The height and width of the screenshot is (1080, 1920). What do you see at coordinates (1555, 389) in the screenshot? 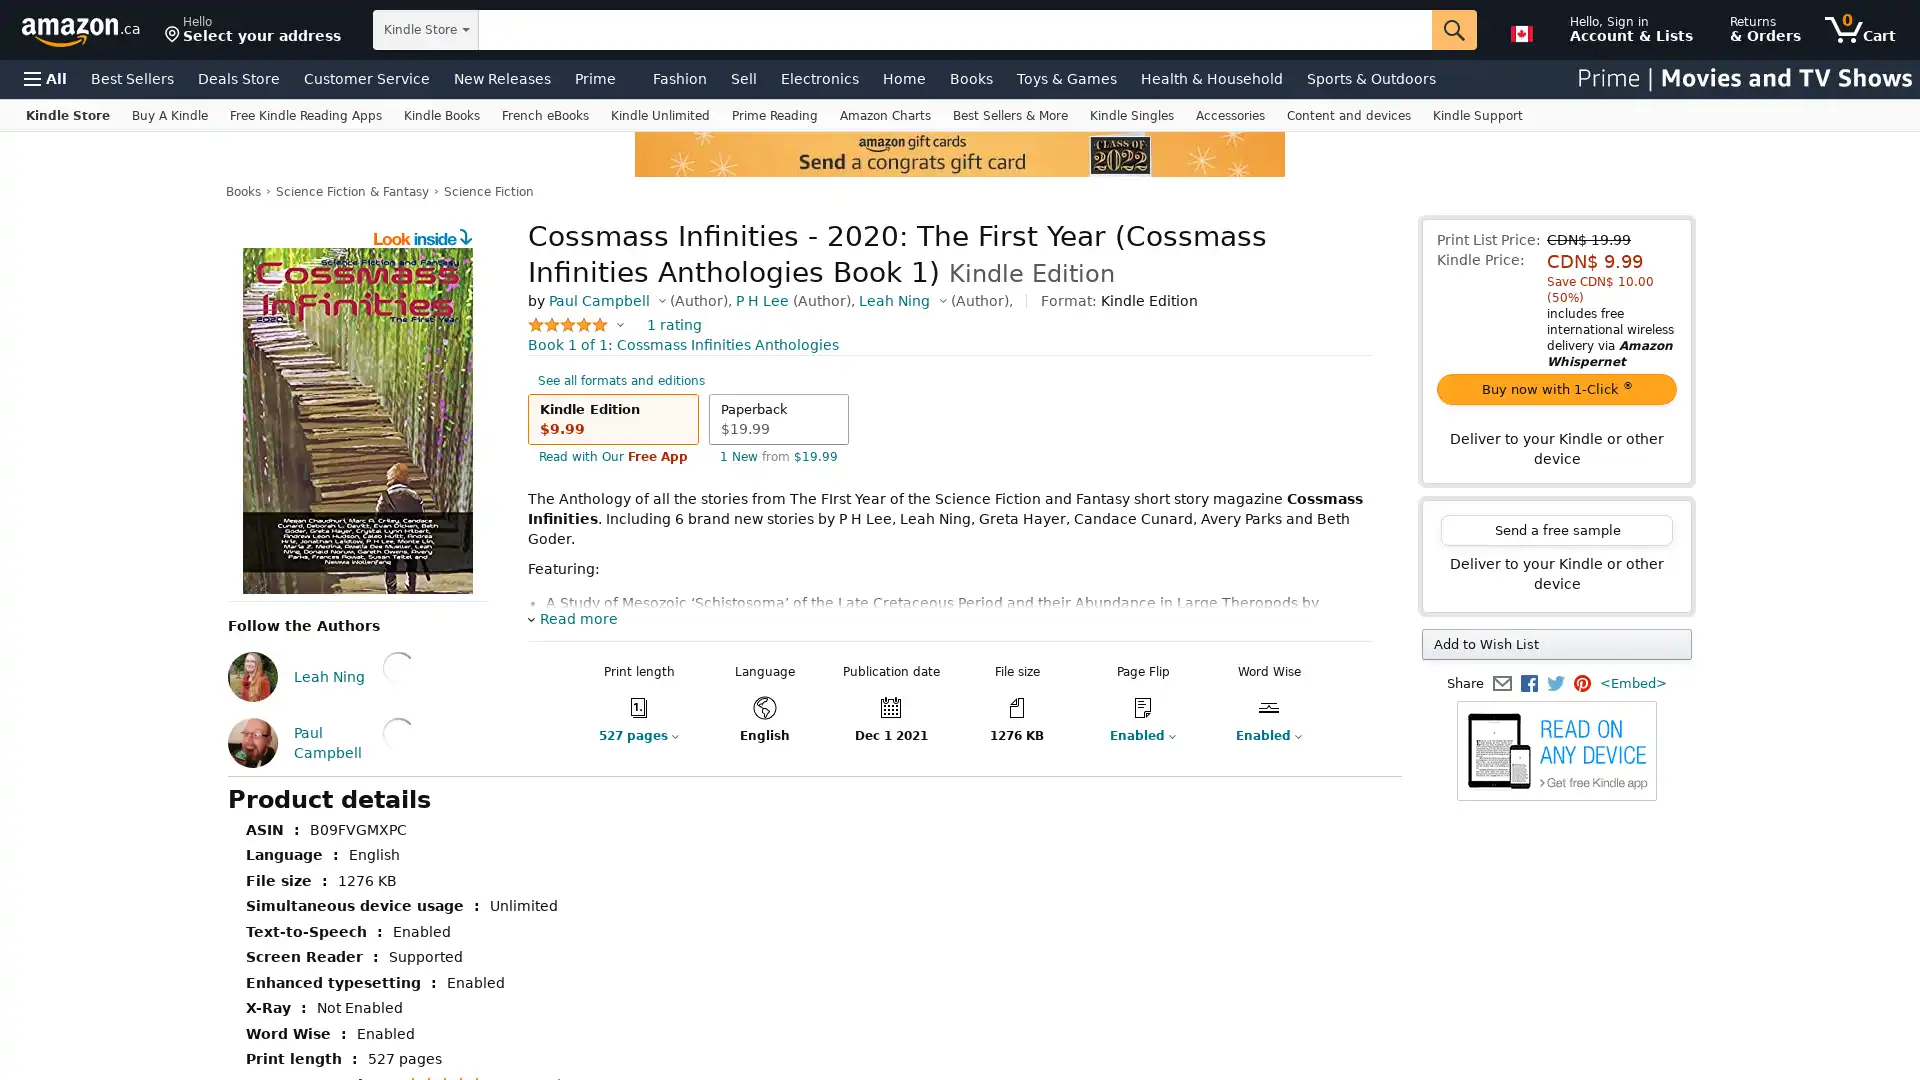
I see `Buy now with 1-Click` at bounding box center [1555, 389].